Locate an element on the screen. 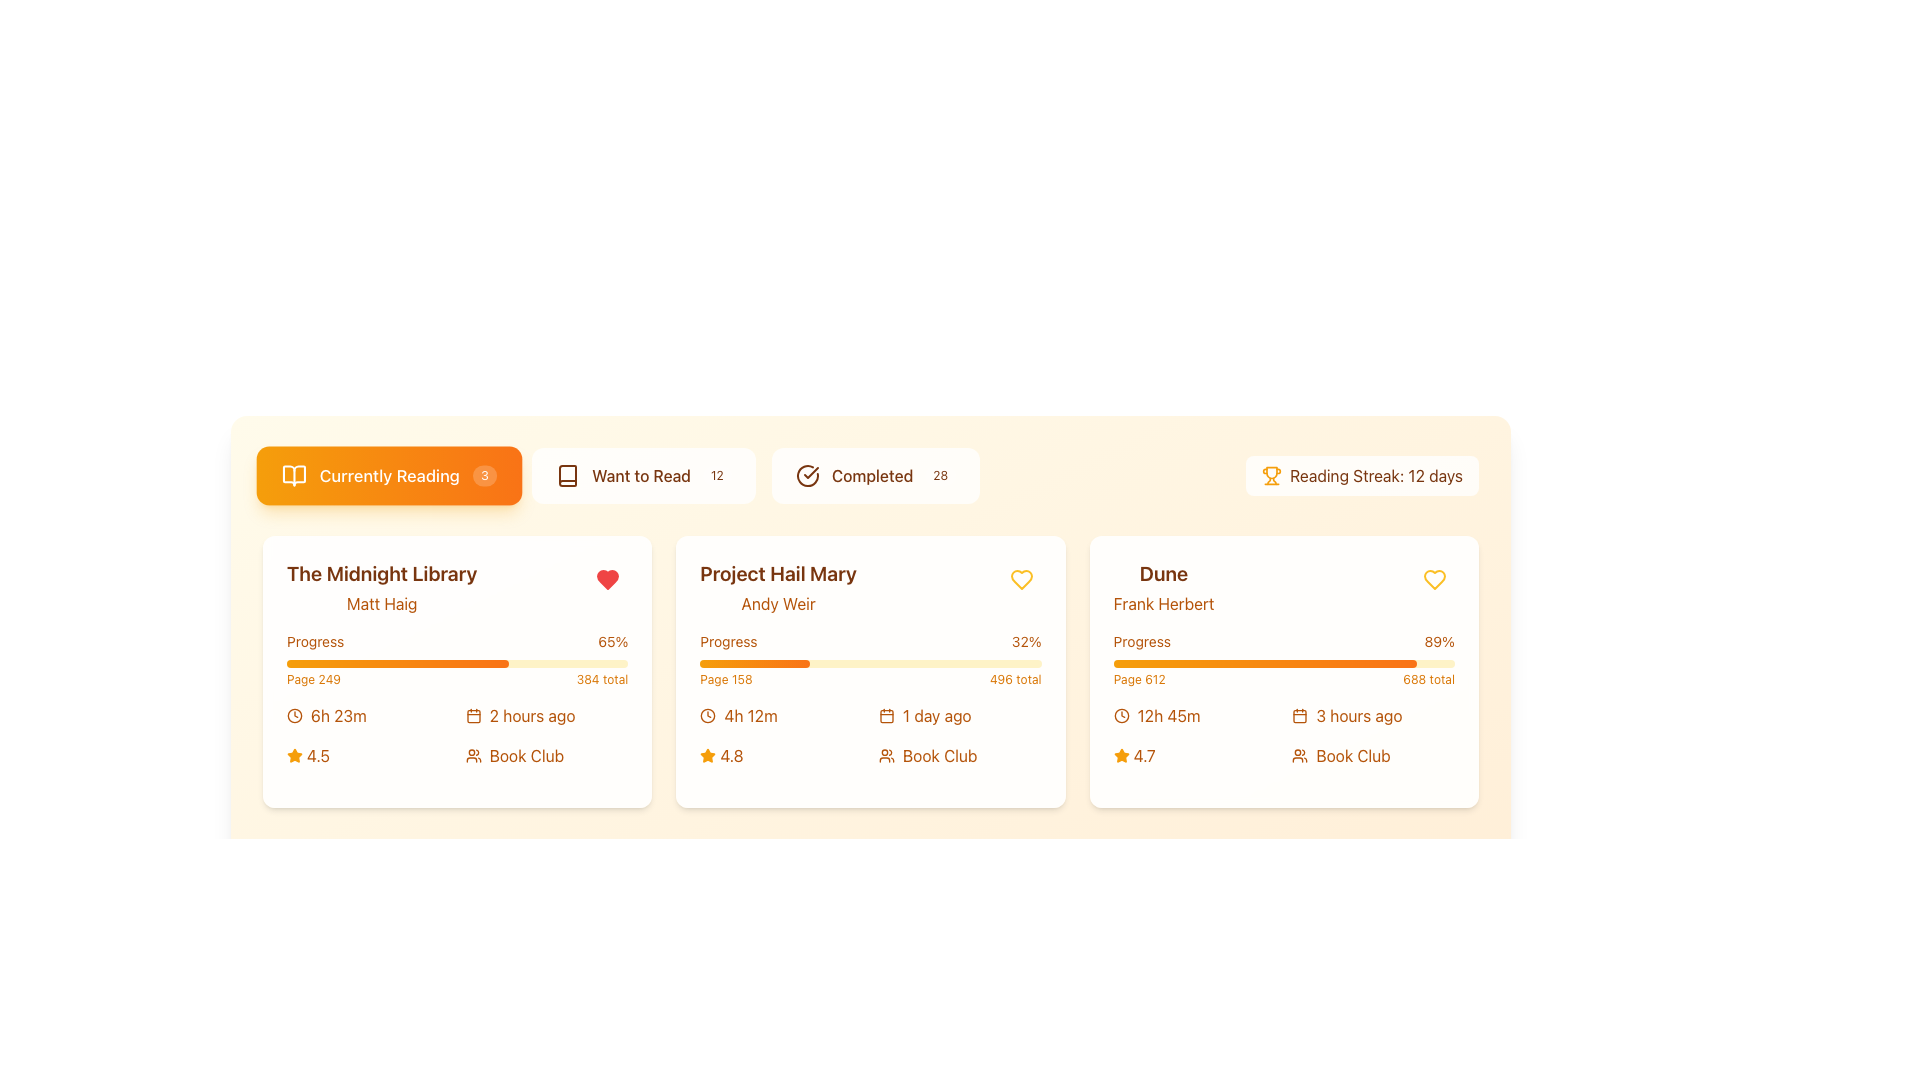  the label with the icon indicating that 'The Midnight Library' is part of a 'Book Club', located at the bottom of the third card in the 'Currently Reading' section is located at coordinates (547, 756).